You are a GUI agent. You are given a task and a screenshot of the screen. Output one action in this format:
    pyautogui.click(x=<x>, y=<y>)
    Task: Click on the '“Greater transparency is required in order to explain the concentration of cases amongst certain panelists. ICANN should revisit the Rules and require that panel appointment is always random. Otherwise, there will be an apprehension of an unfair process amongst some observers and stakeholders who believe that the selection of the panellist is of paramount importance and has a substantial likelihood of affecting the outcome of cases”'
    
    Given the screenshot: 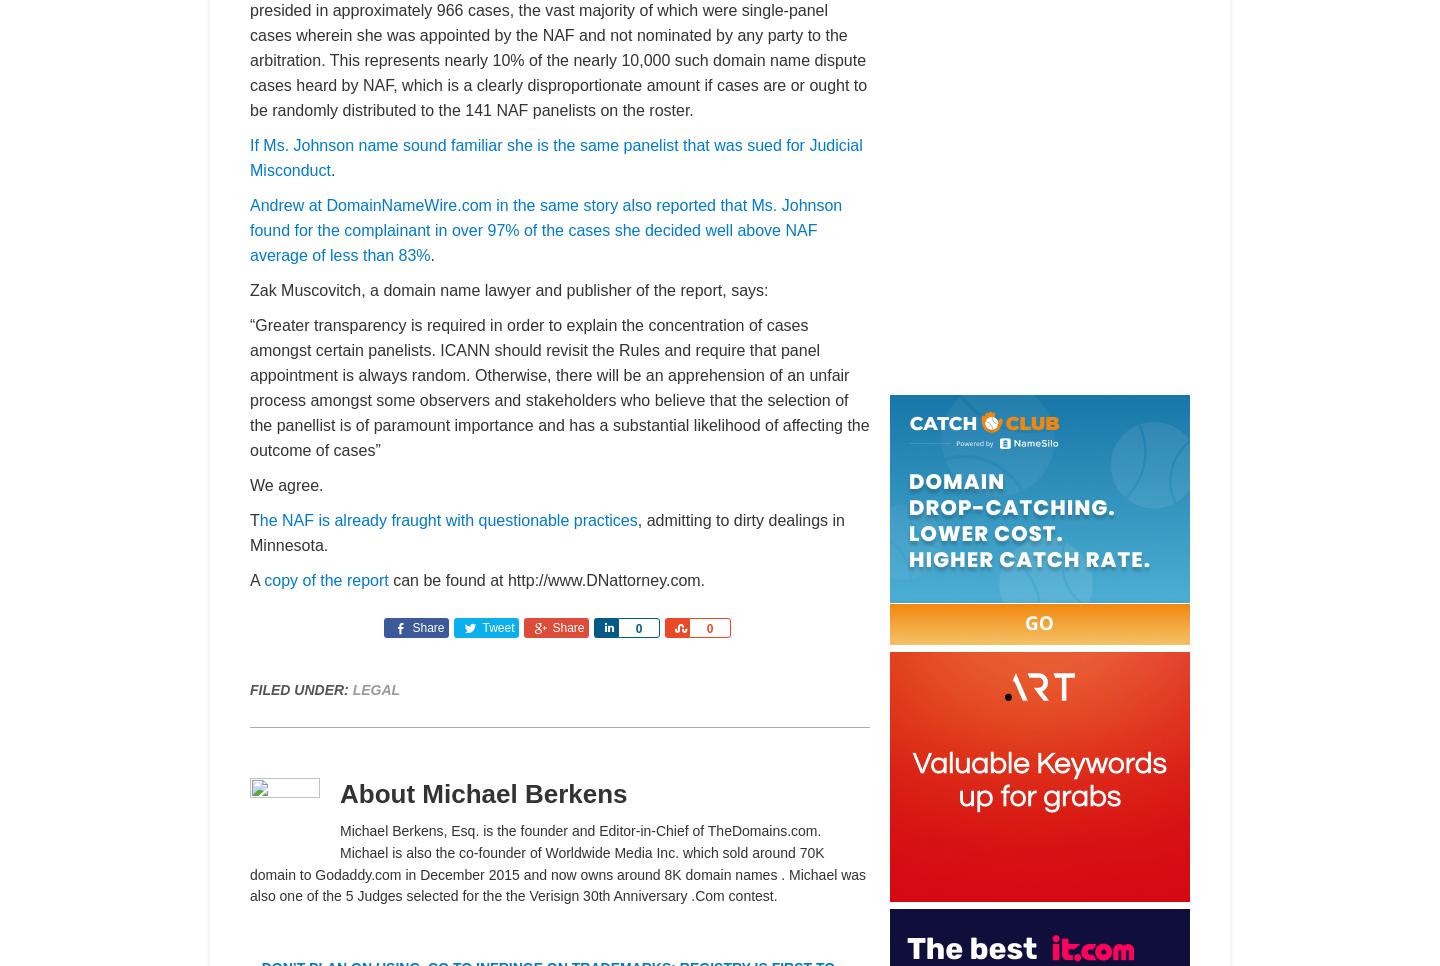 What is the action you would take?
    pyautogui.click(x=559, y=388)
    